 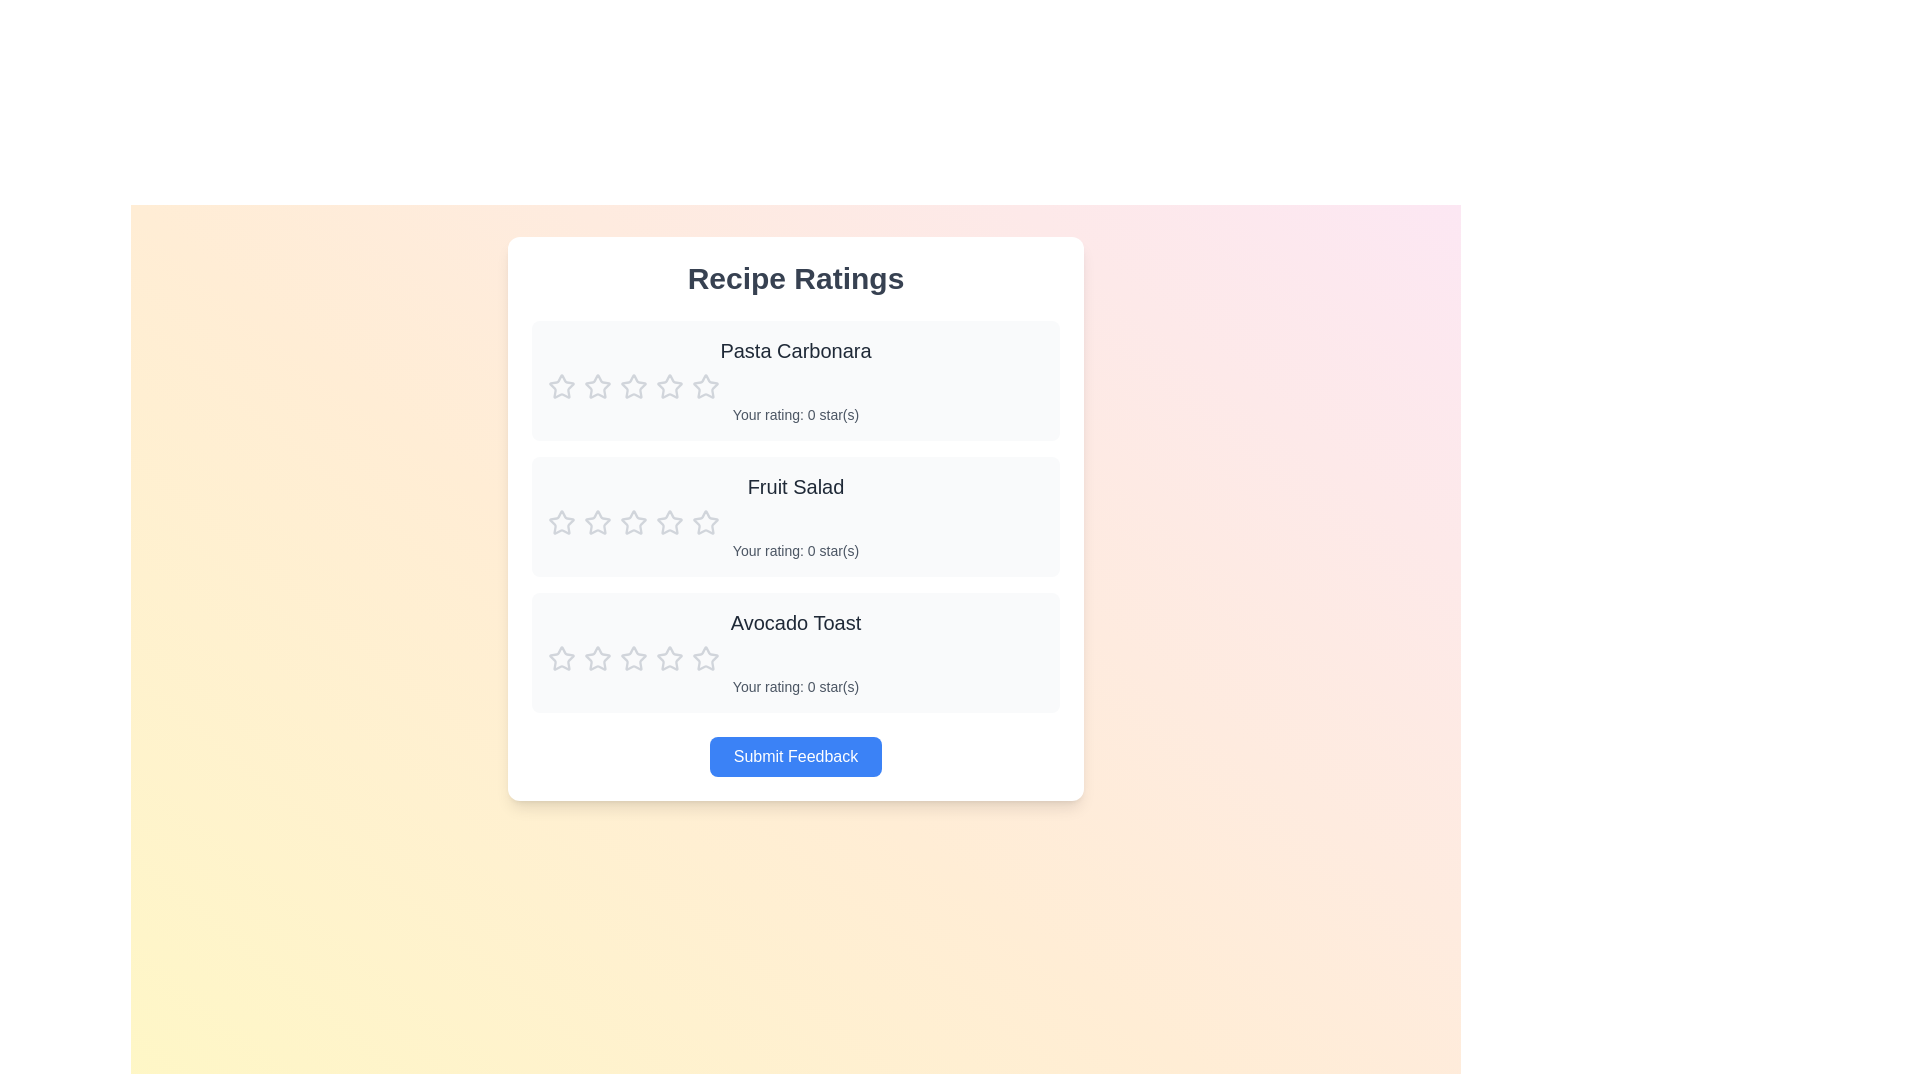 I want to click on the first star icon in the five-star rating row under the 'Avocado Toast' section for keyboard interaction, so click(x=670, y=658).